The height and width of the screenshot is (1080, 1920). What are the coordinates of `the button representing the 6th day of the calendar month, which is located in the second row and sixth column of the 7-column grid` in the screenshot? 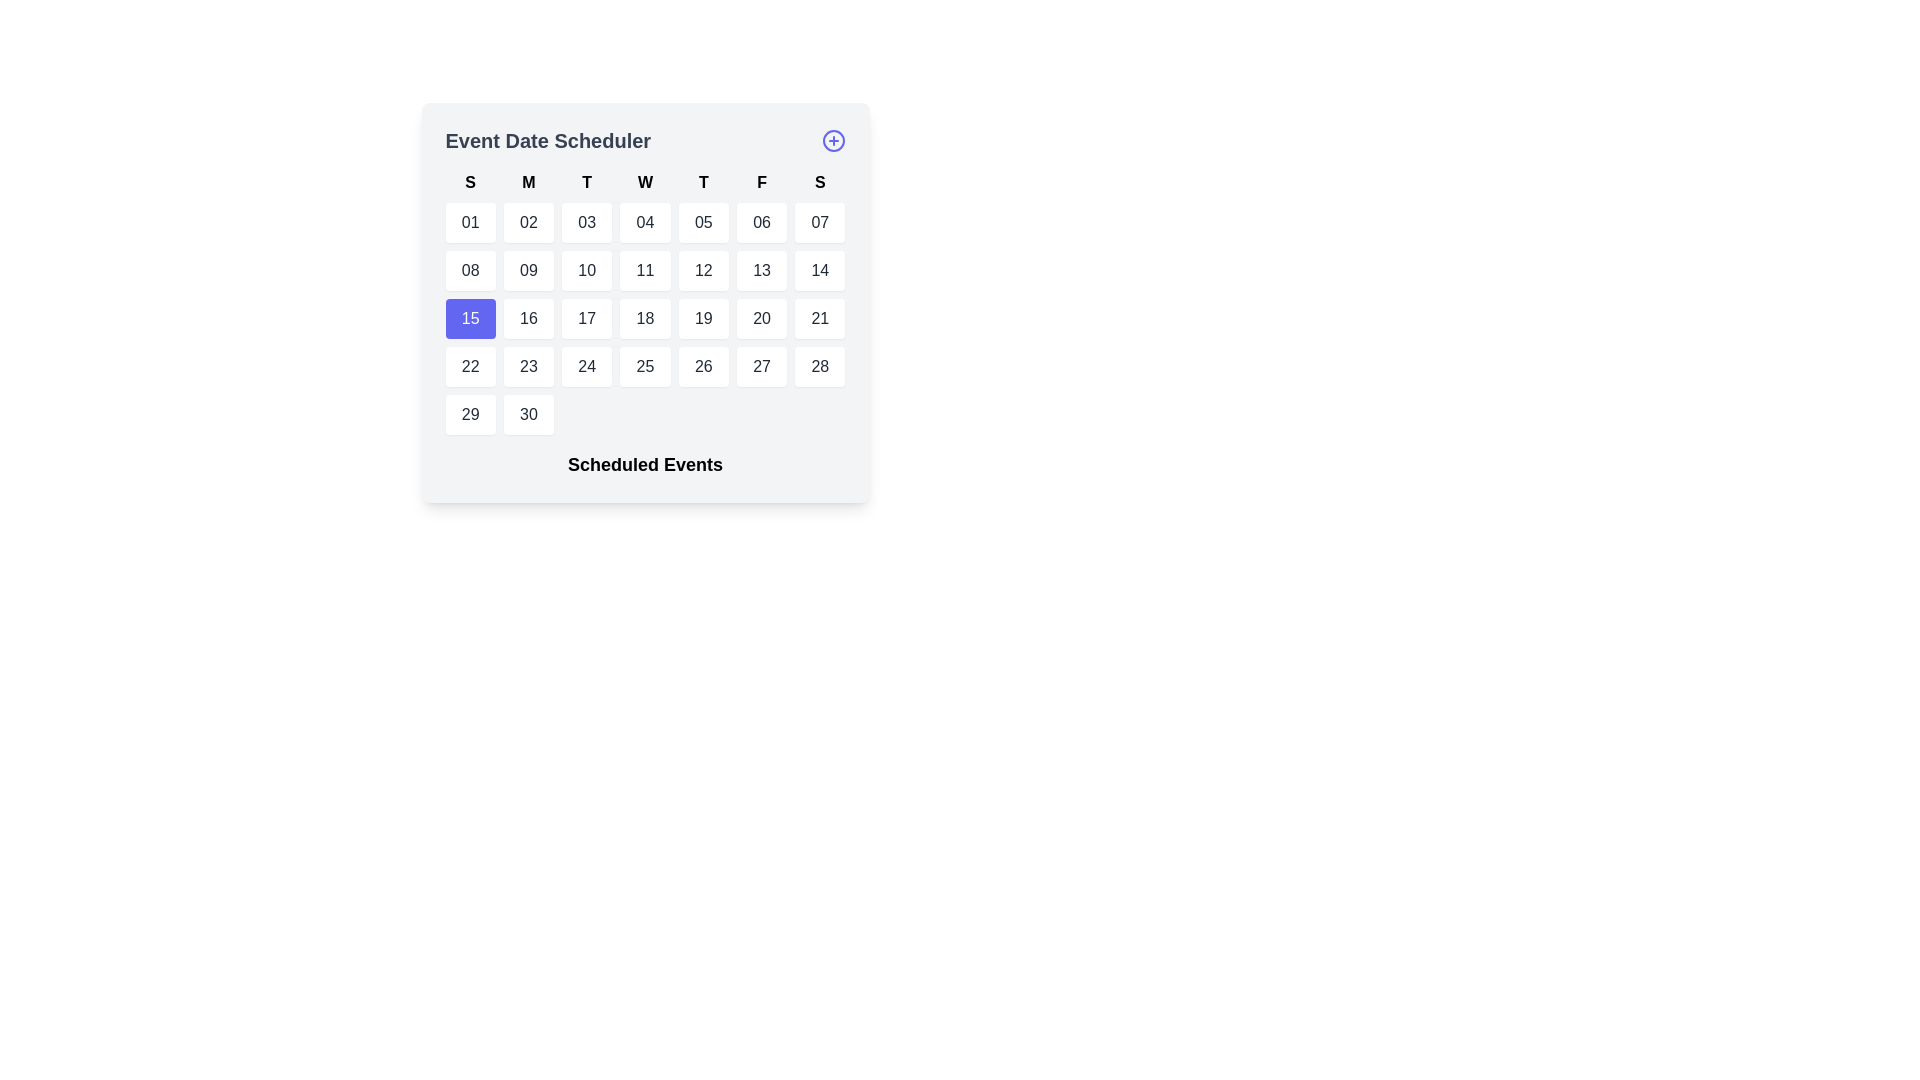 It's located at (761, 223).